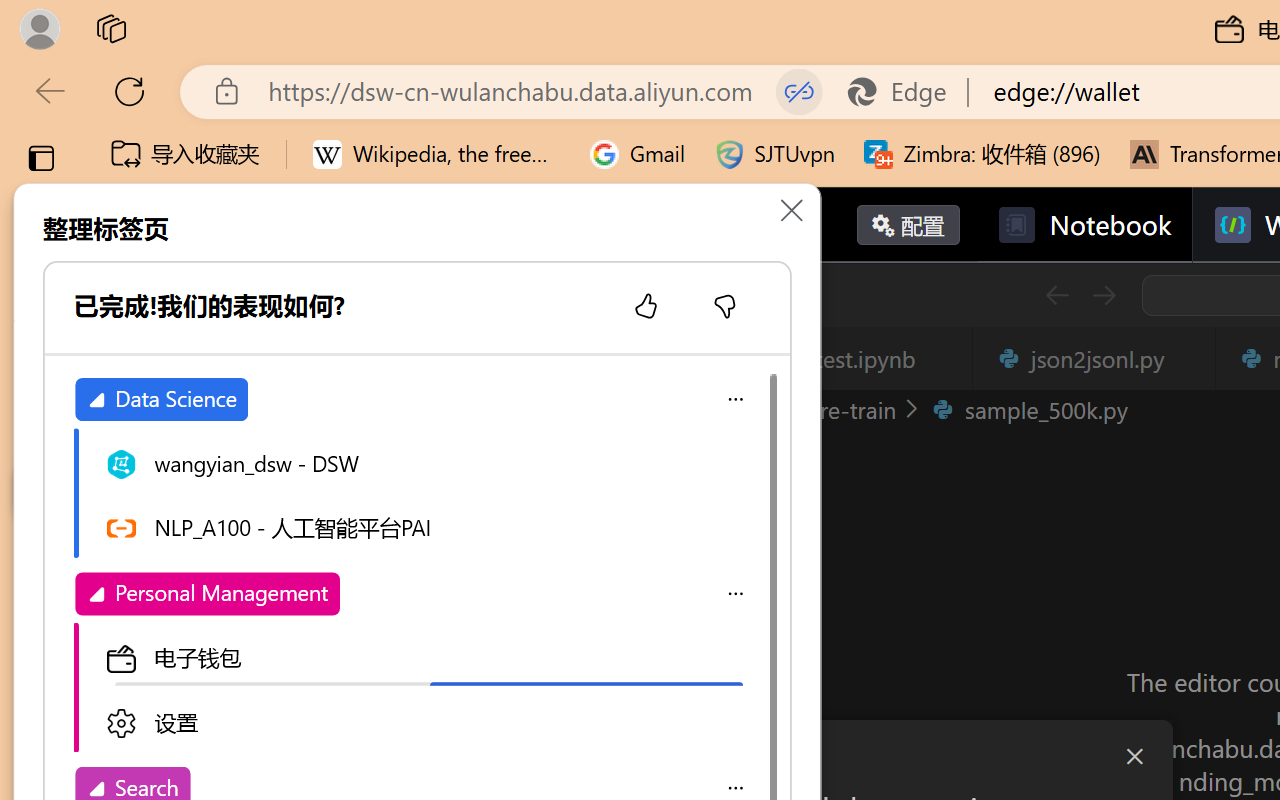 The height and width of the screenshot is (800, 1280). What do you see at coordinates (1134, 756) in the screenshot?
I see `'Close Dialog'` at bounding box center [1134, 756].